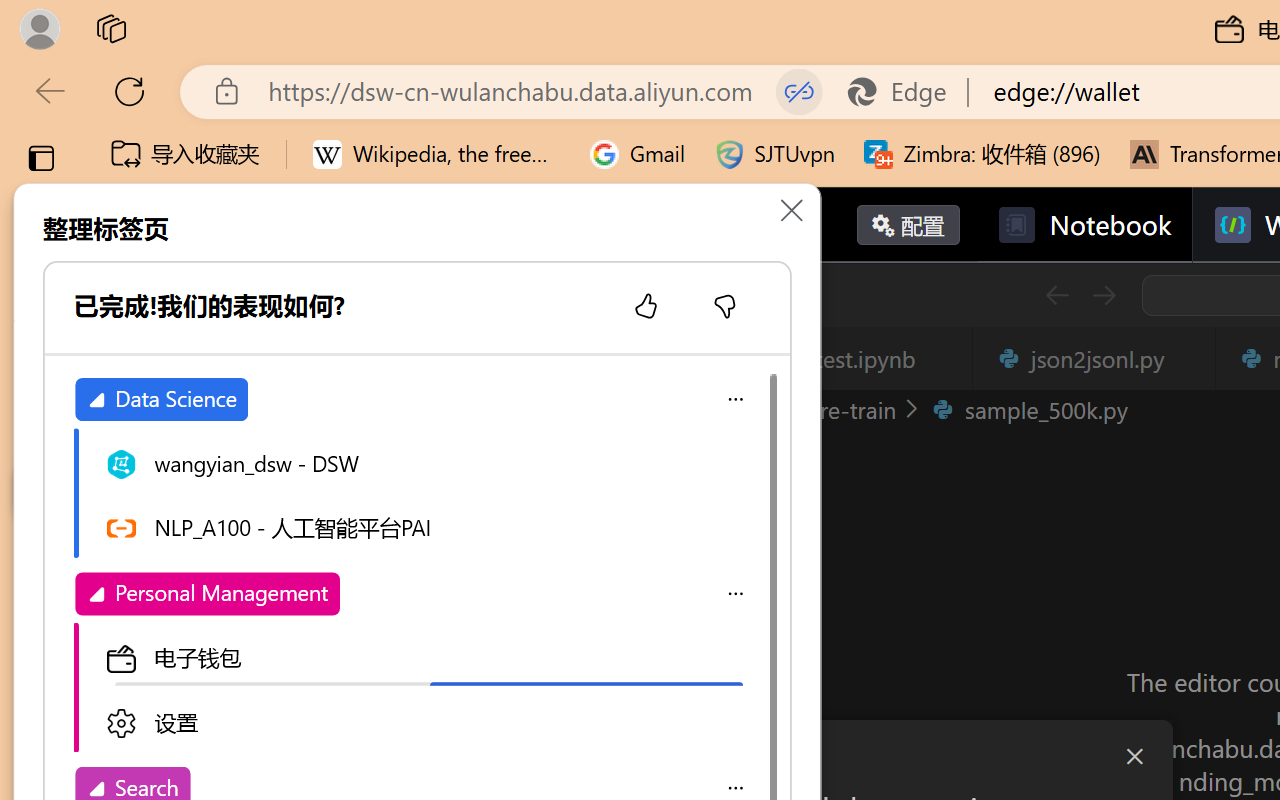 The height and width of the screenshot is (800, 1280). What do you see at coordinates (1134, 756) in the screenshot?
I see `'Close Dialog'` at bounding box center [1134, 756].